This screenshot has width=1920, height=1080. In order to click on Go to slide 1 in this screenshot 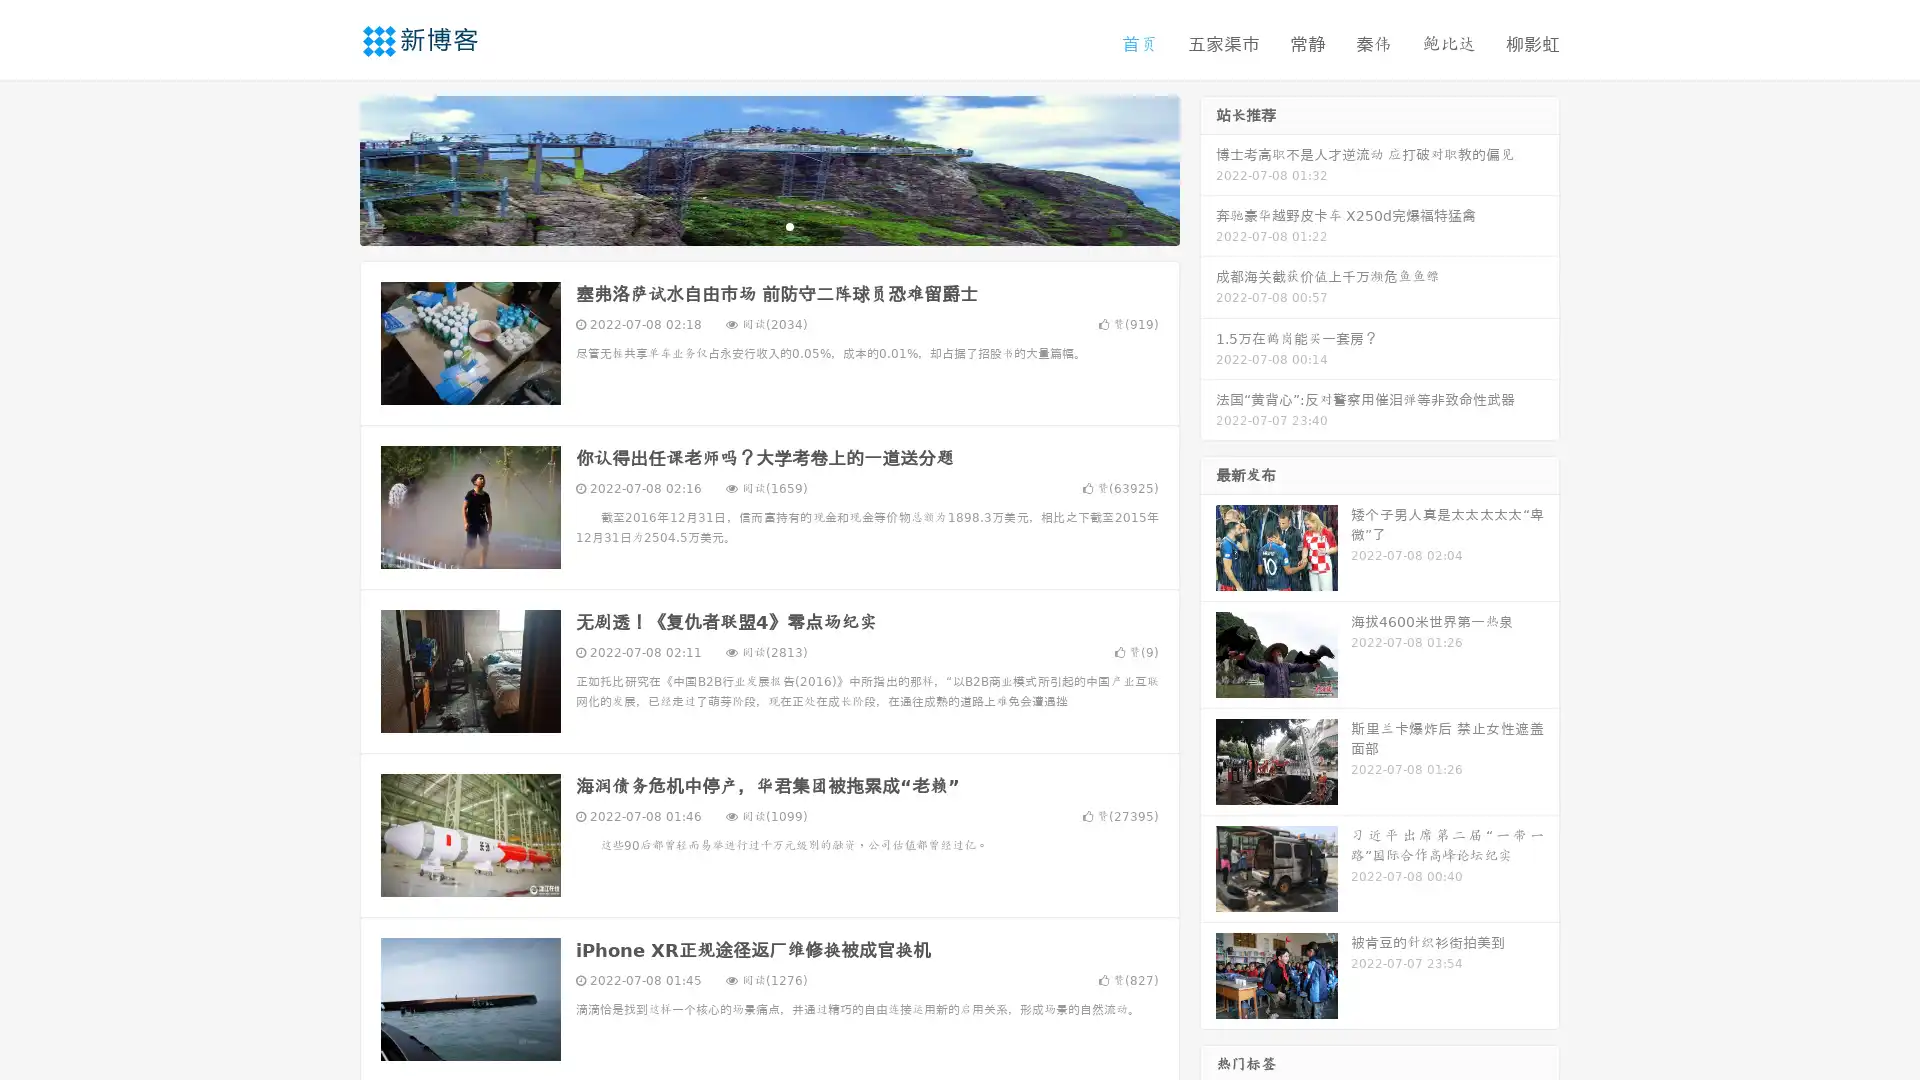, I will do `click(748, 225)`.